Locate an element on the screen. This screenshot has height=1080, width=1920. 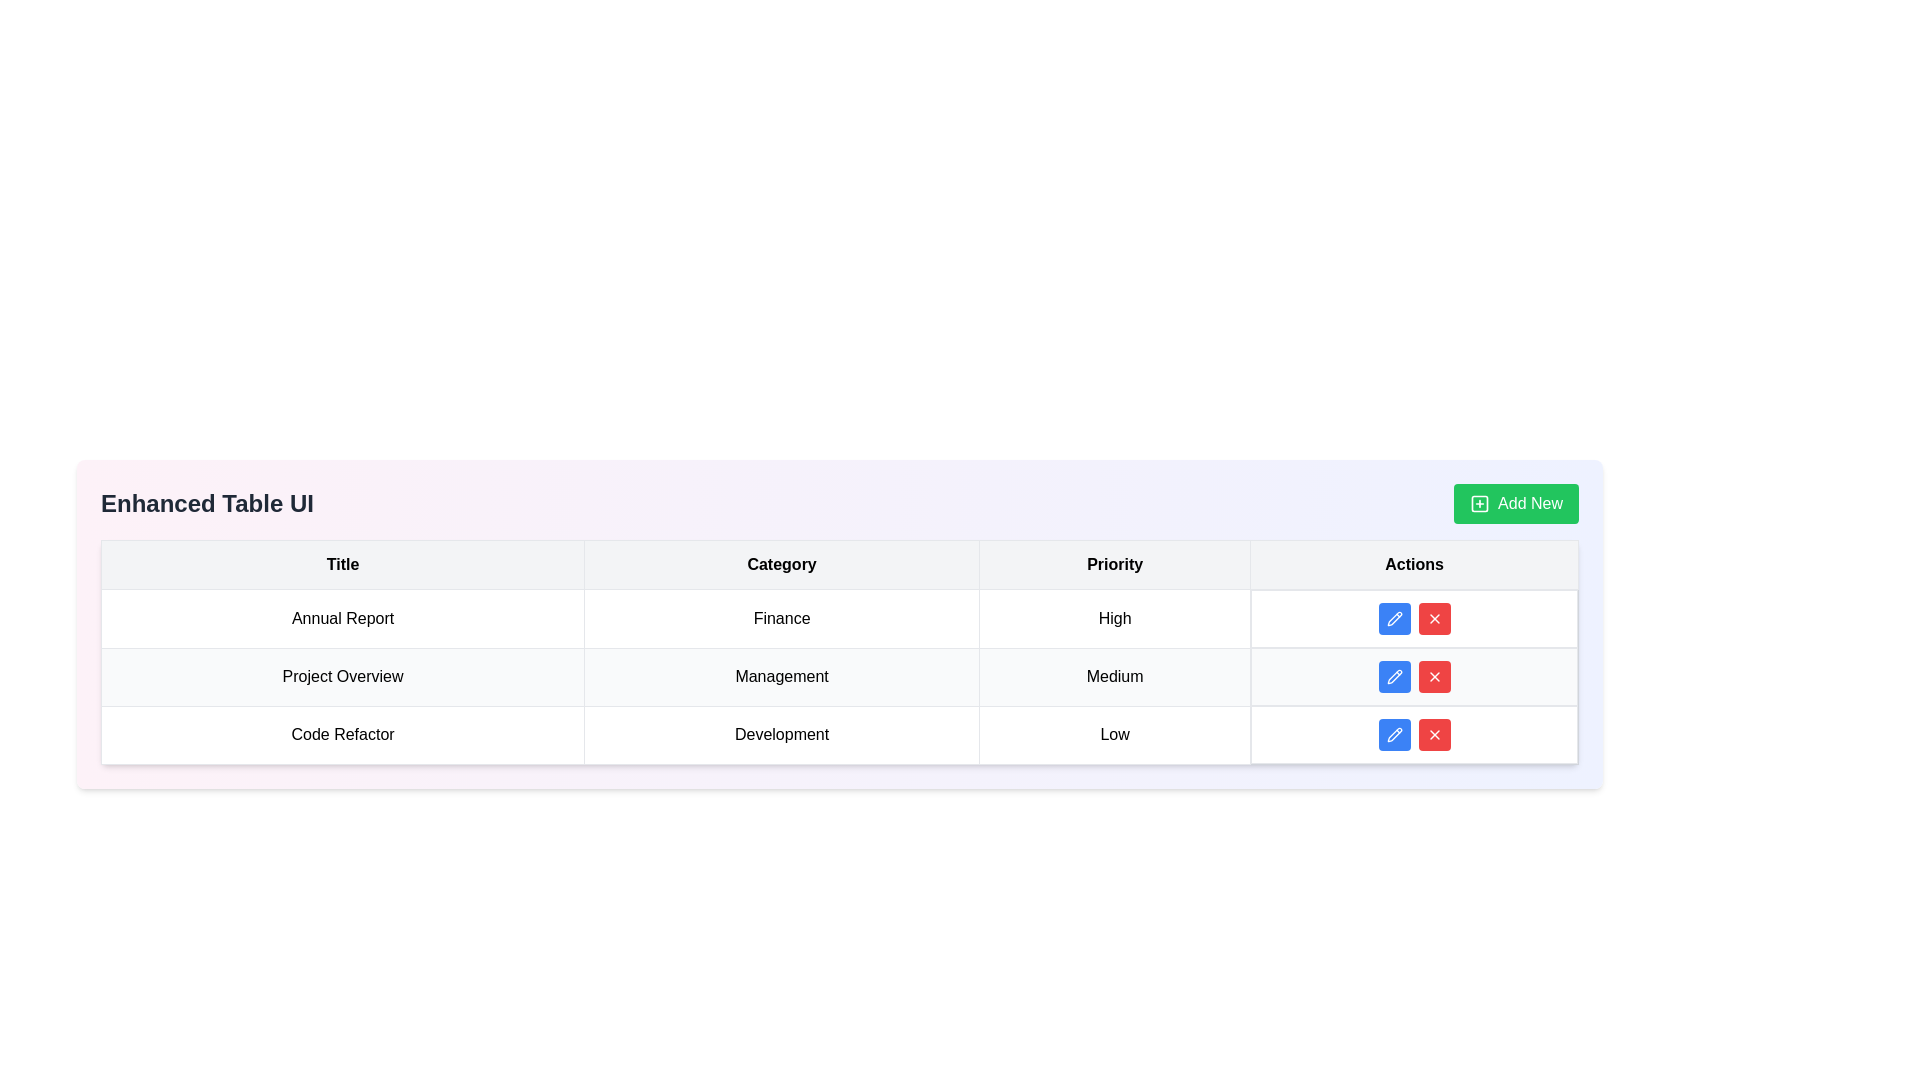
the second row in the table containing 'Project Overview', 'Management', and 'Medium' is located at coordinates (840, 676).